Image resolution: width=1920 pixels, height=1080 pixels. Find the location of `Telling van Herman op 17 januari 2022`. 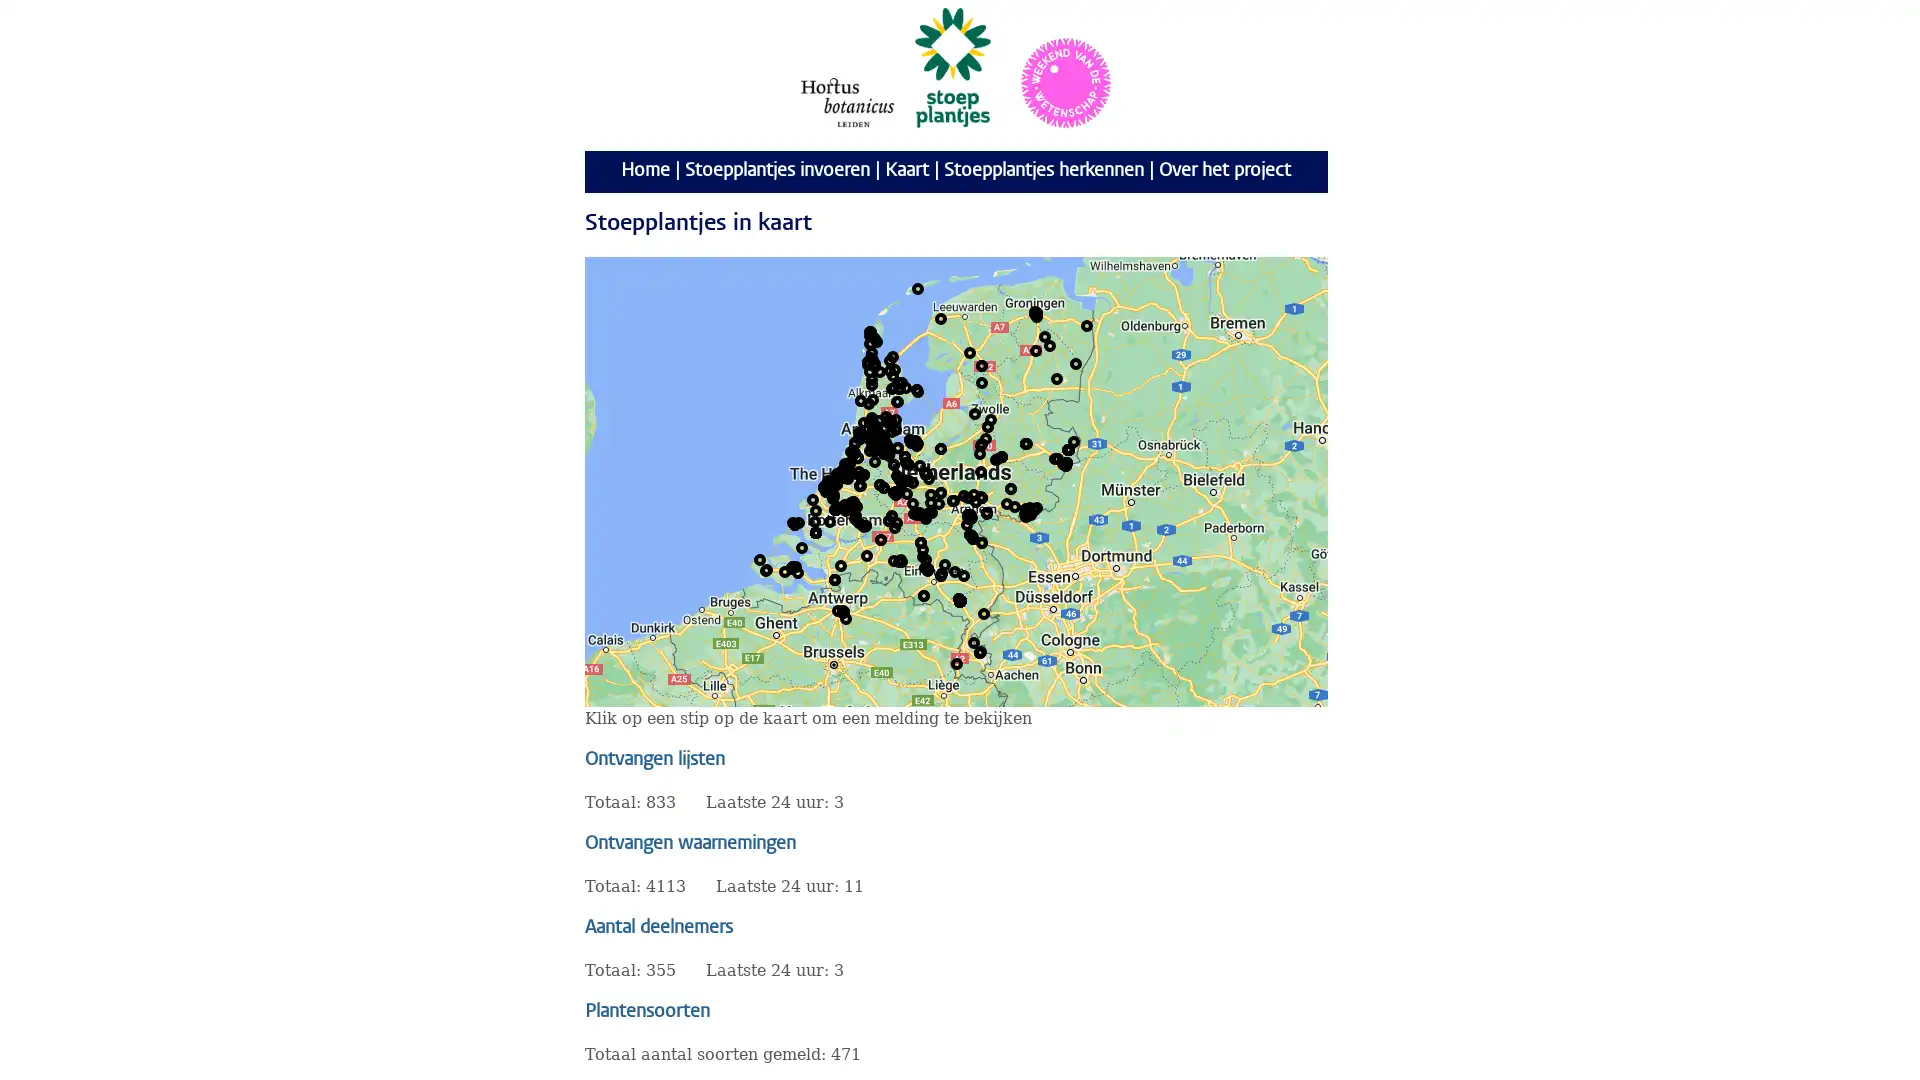

Telling van Herman op 17 januari 2022 is located at coordinates (982, 542).